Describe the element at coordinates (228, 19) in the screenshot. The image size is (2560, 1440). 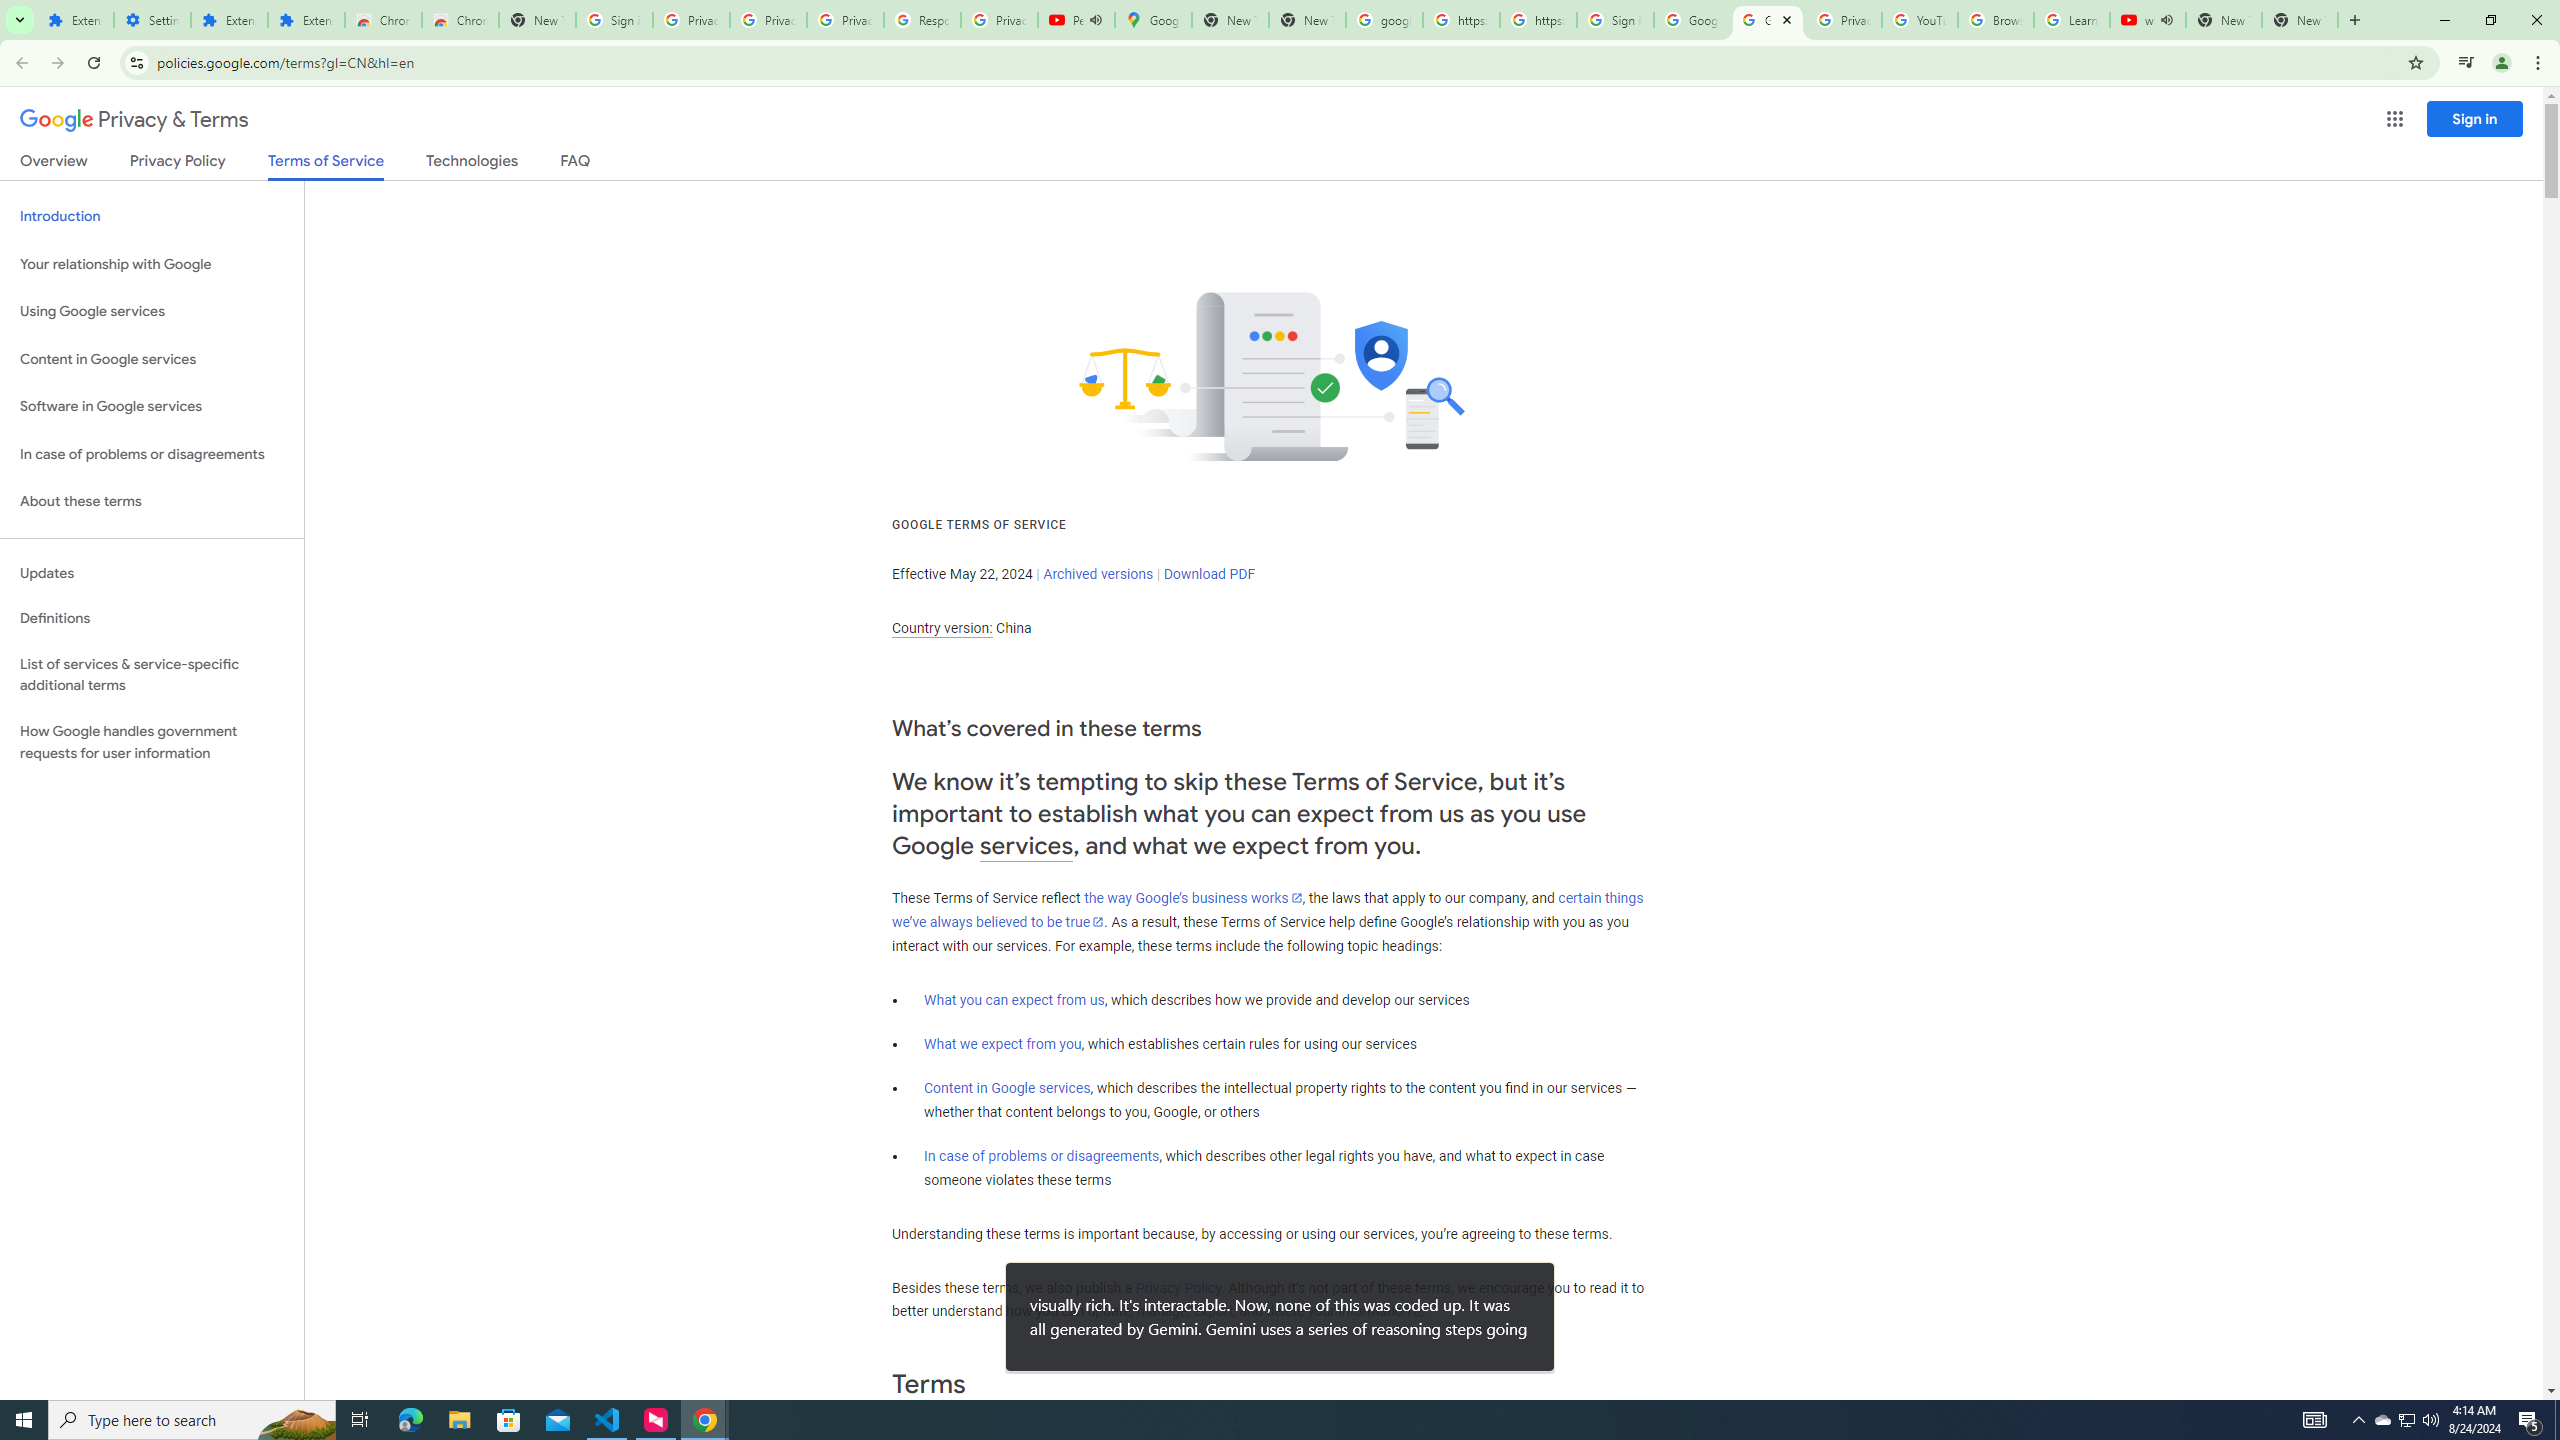
I see `'Extensions'` at that location.